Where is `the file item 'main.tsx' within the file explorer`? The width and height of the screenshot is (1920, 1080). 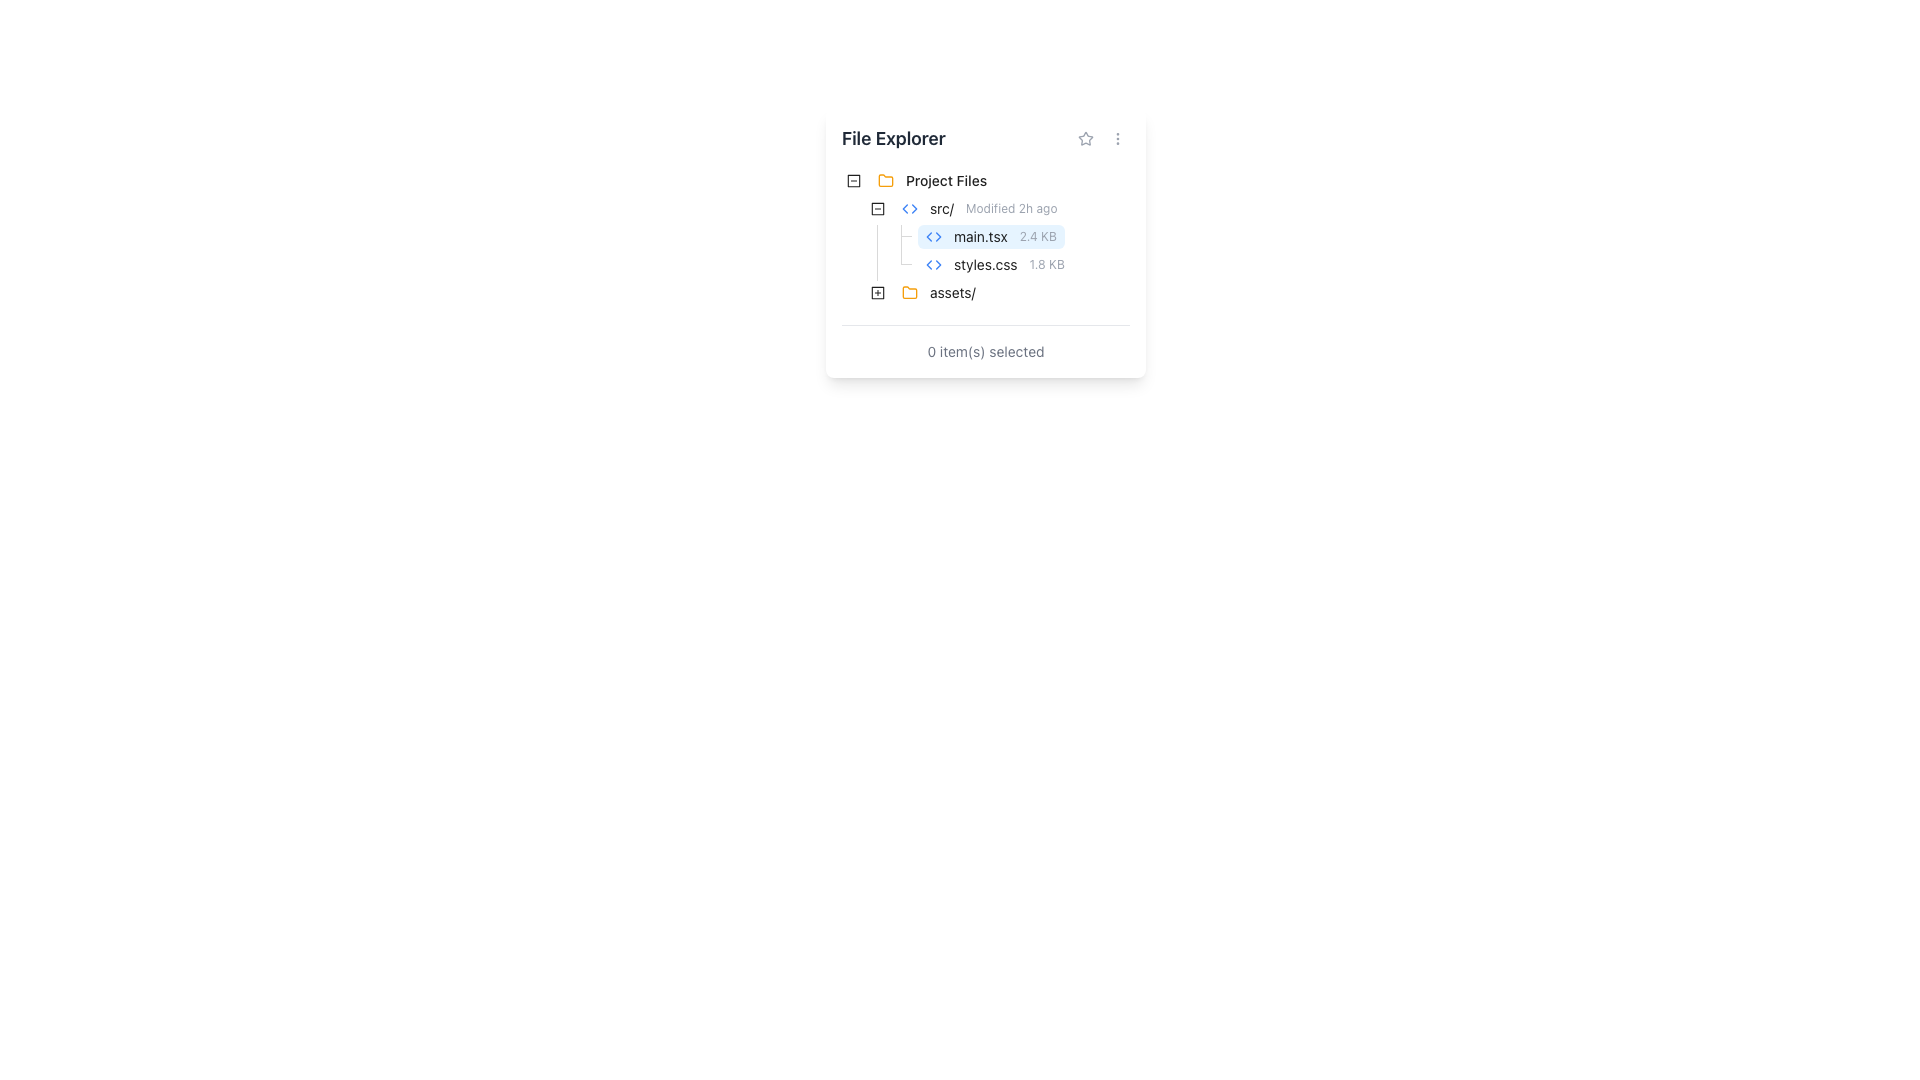 the file item 'main.tsx' within the file explorer is located at coordinates (991, 235).